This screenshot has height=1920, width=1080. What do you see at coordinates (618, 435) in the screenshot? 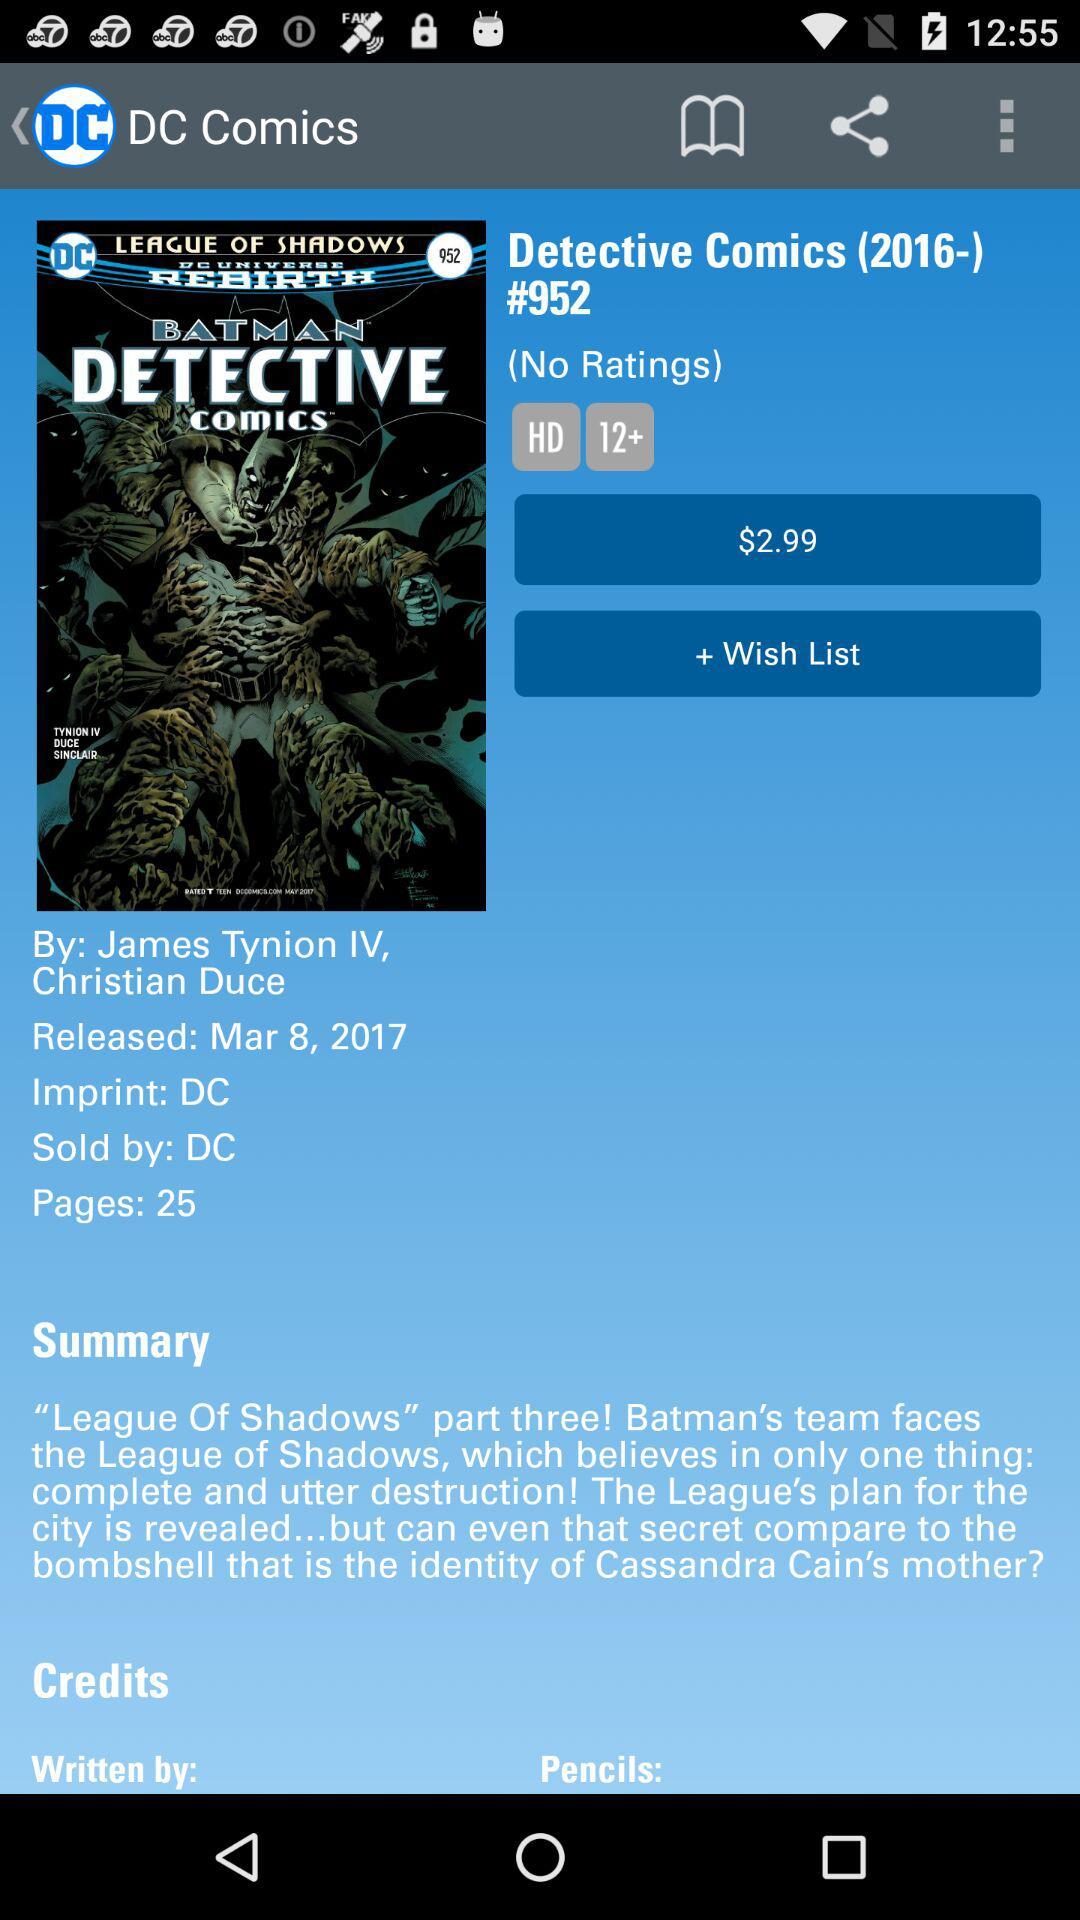
I see `icon above the $2.99` at bounding box center [618, 435].